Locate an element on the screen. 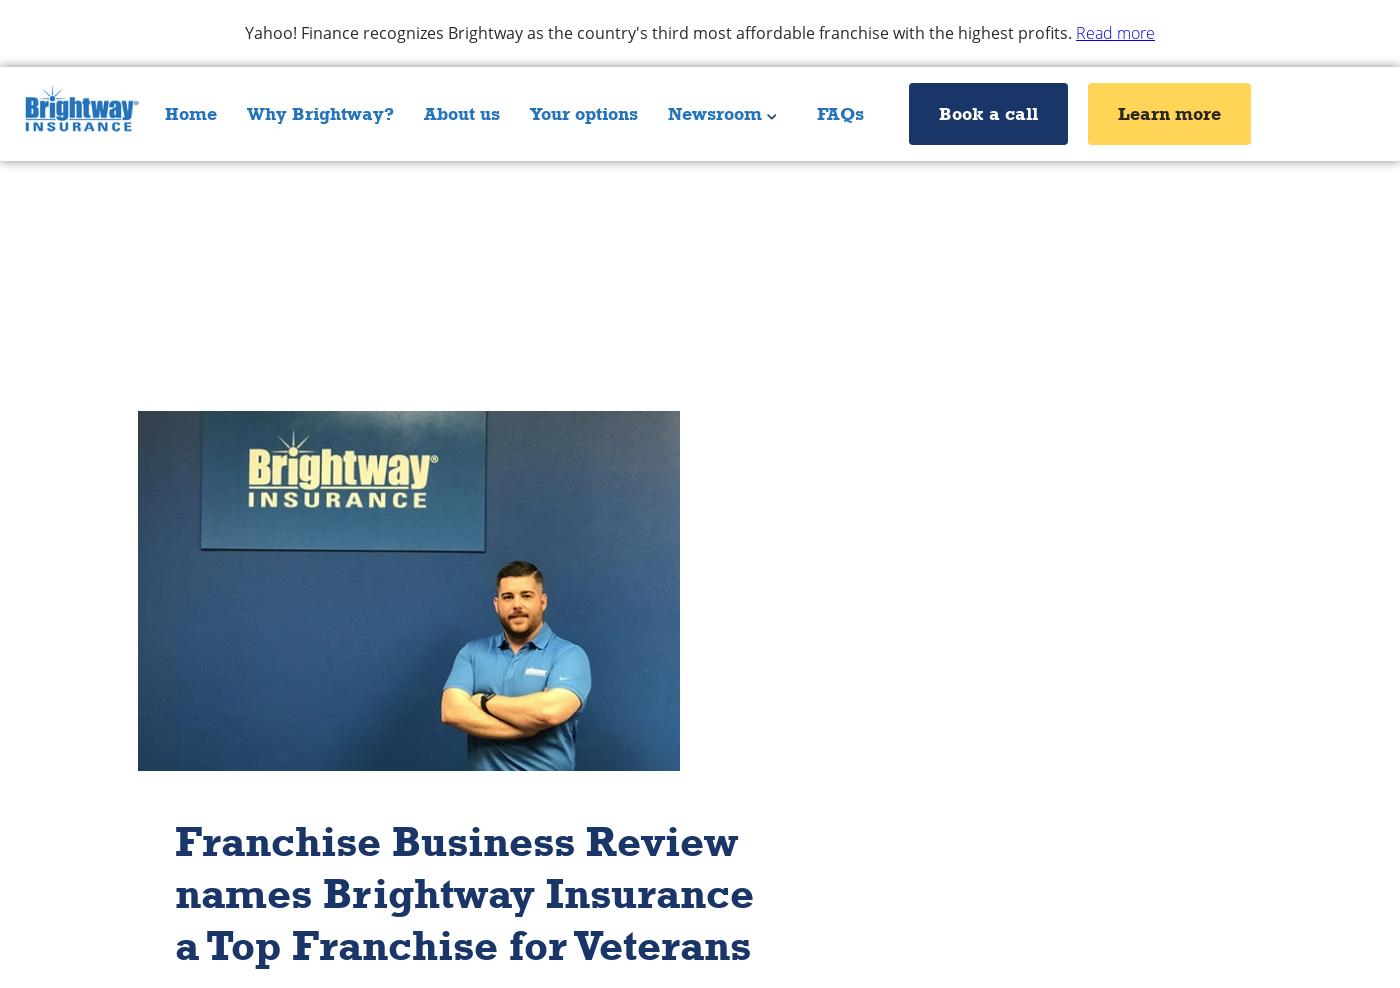 This screenshot has width=1400, height=988. 'About us' is located at coordinates (462, 114).